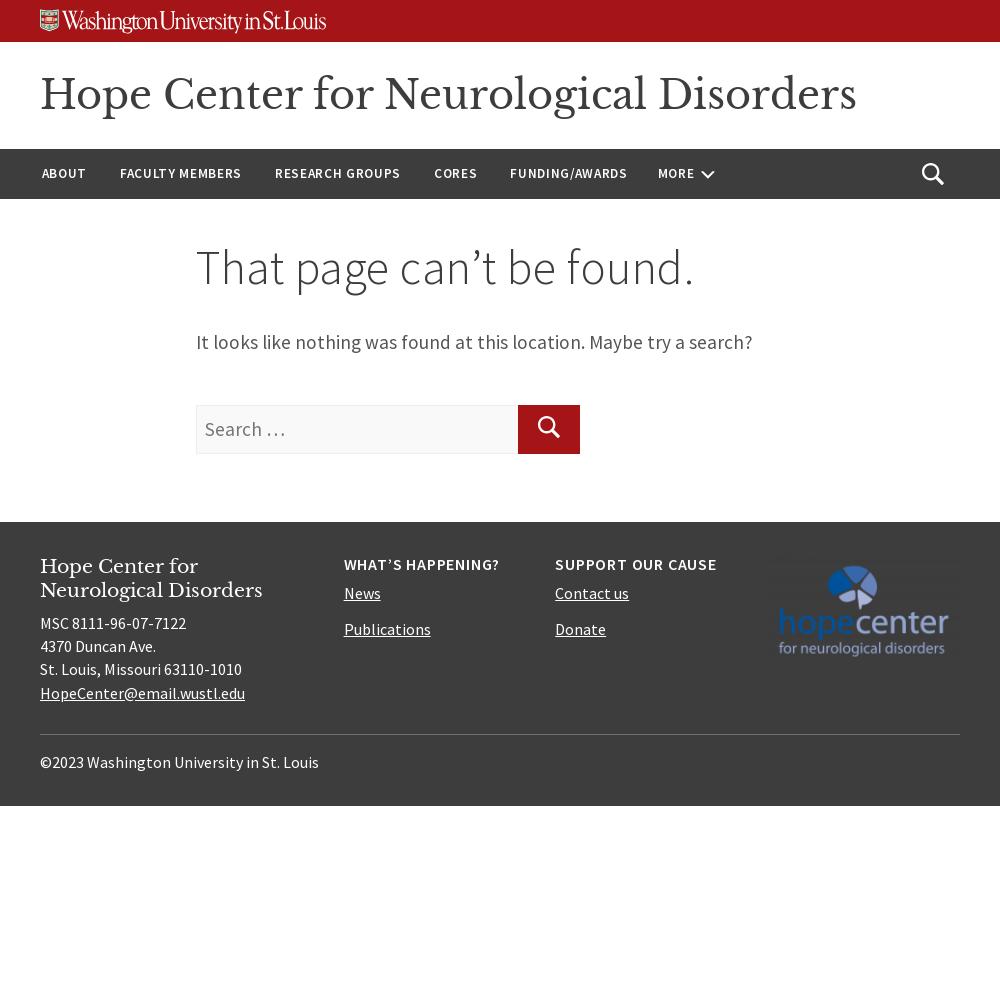 This screenshot has width=1000, height=1000. What do you see at coordinates (336, 446) in the screenshot?
I see `'Neurogenetics & Transcriptomics'` at bounding box center [336, 446].